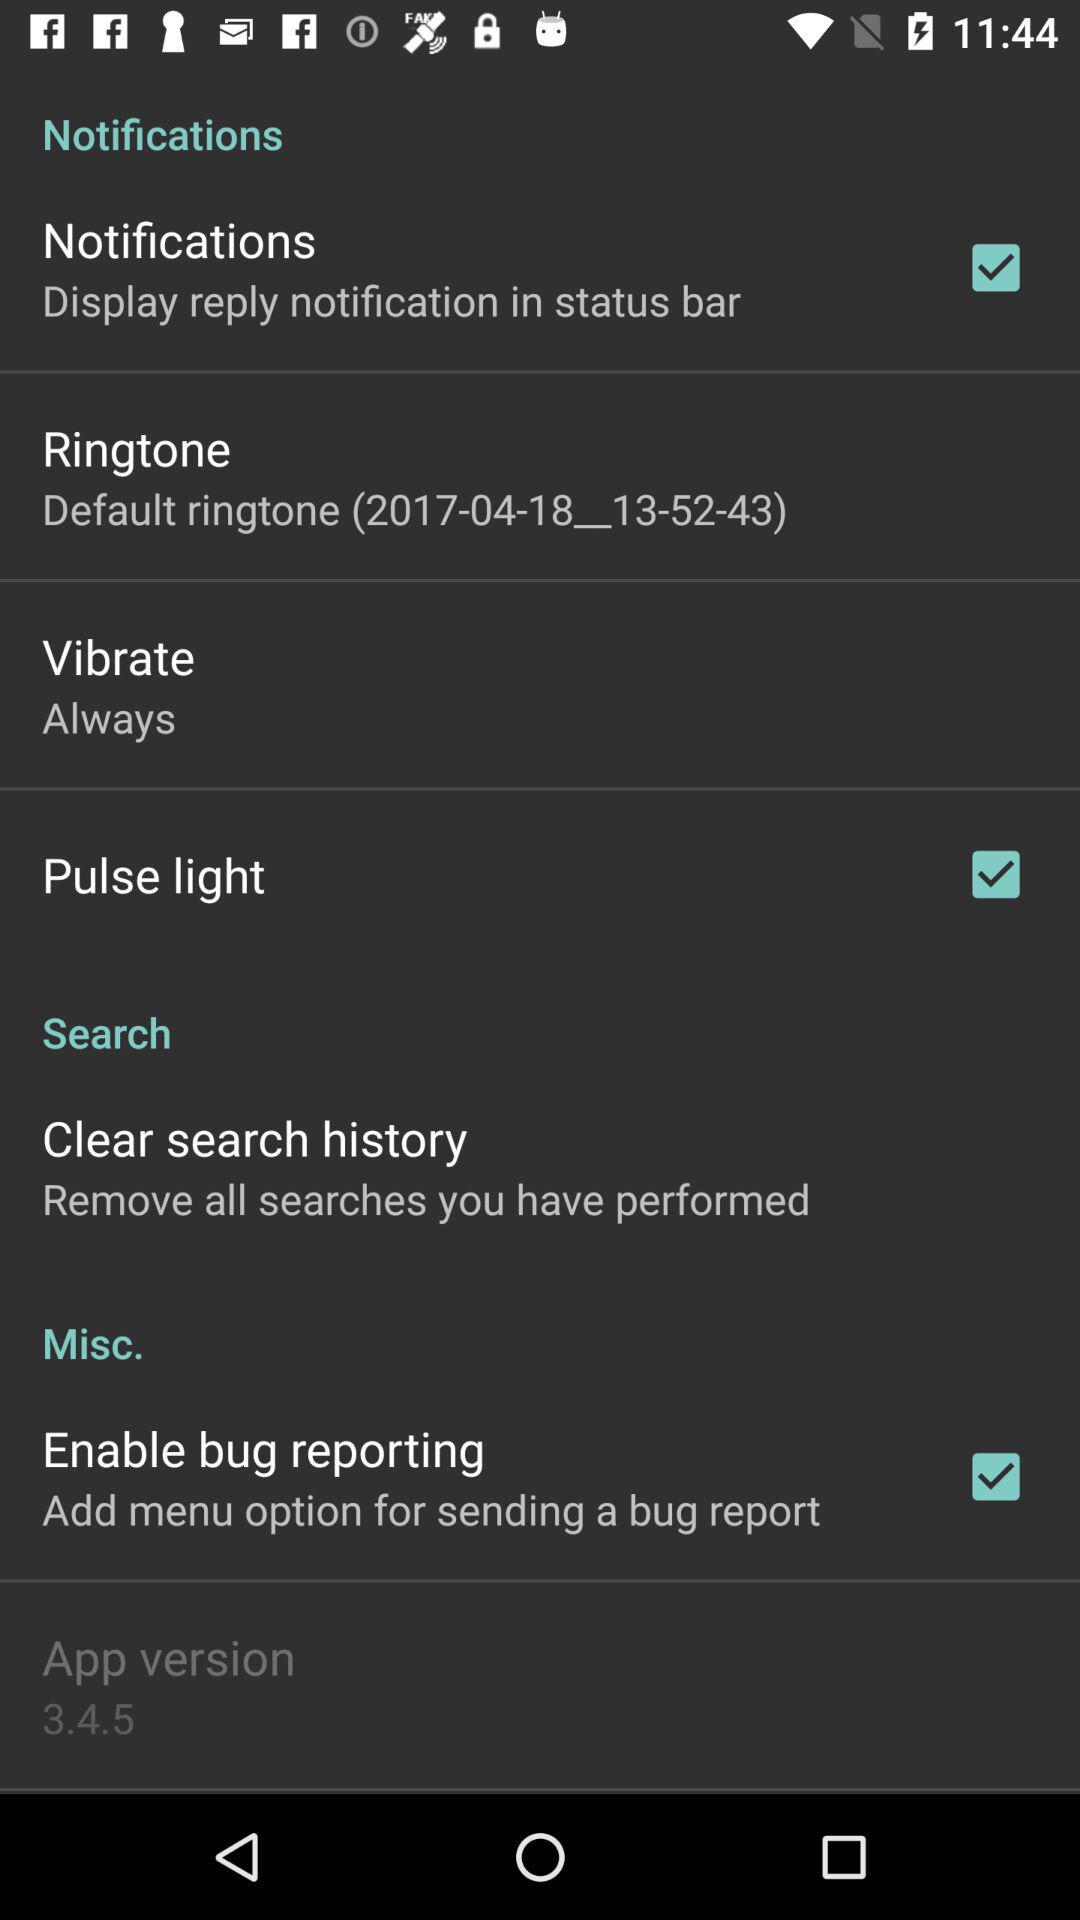 The height and width of the screenshot is (1920, 1080). I want to click on icon above the remove all searches icon, so click(253, 1137).